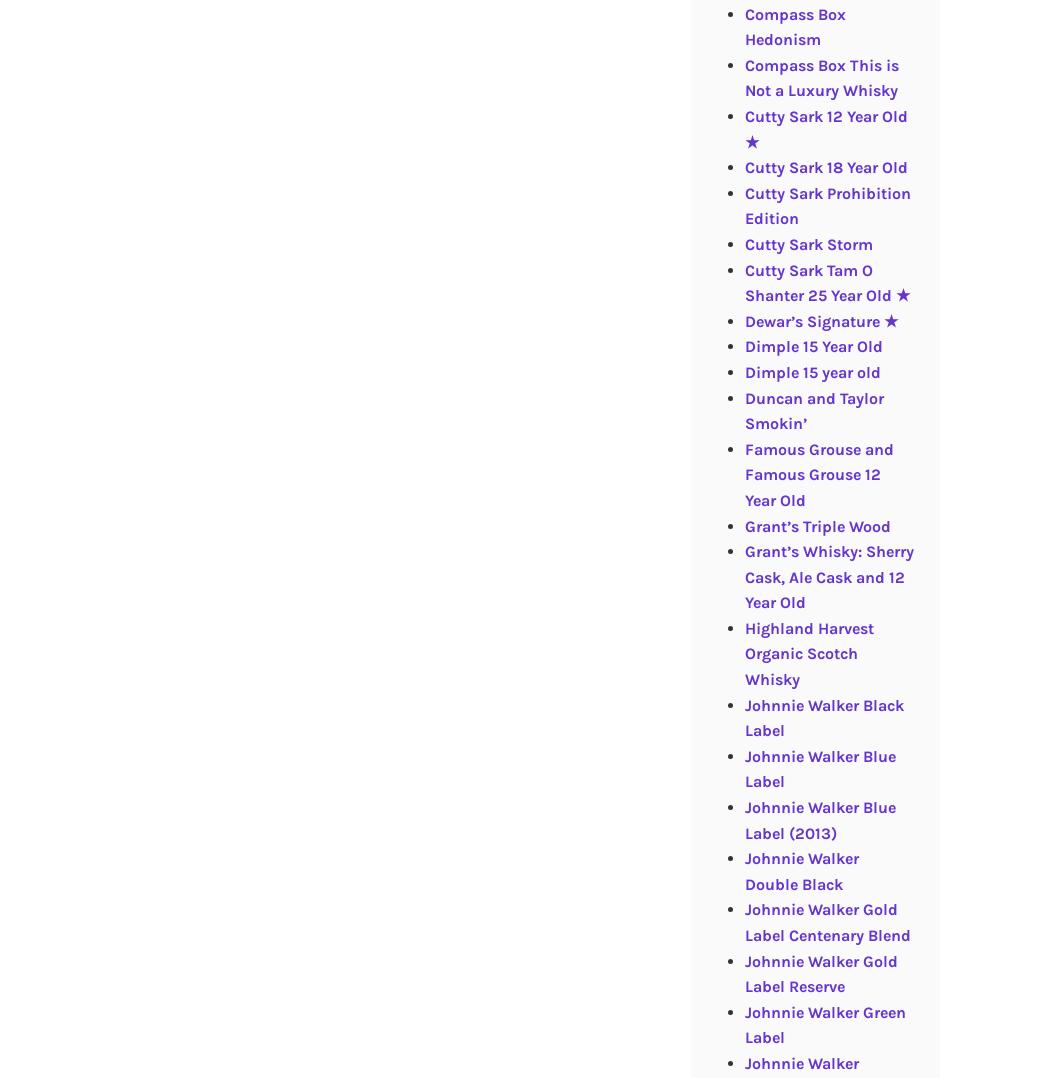 This screenshot has width=1050, height=1078. I want to click on 'Johnnie Walker Black Label', so click(822, 716).